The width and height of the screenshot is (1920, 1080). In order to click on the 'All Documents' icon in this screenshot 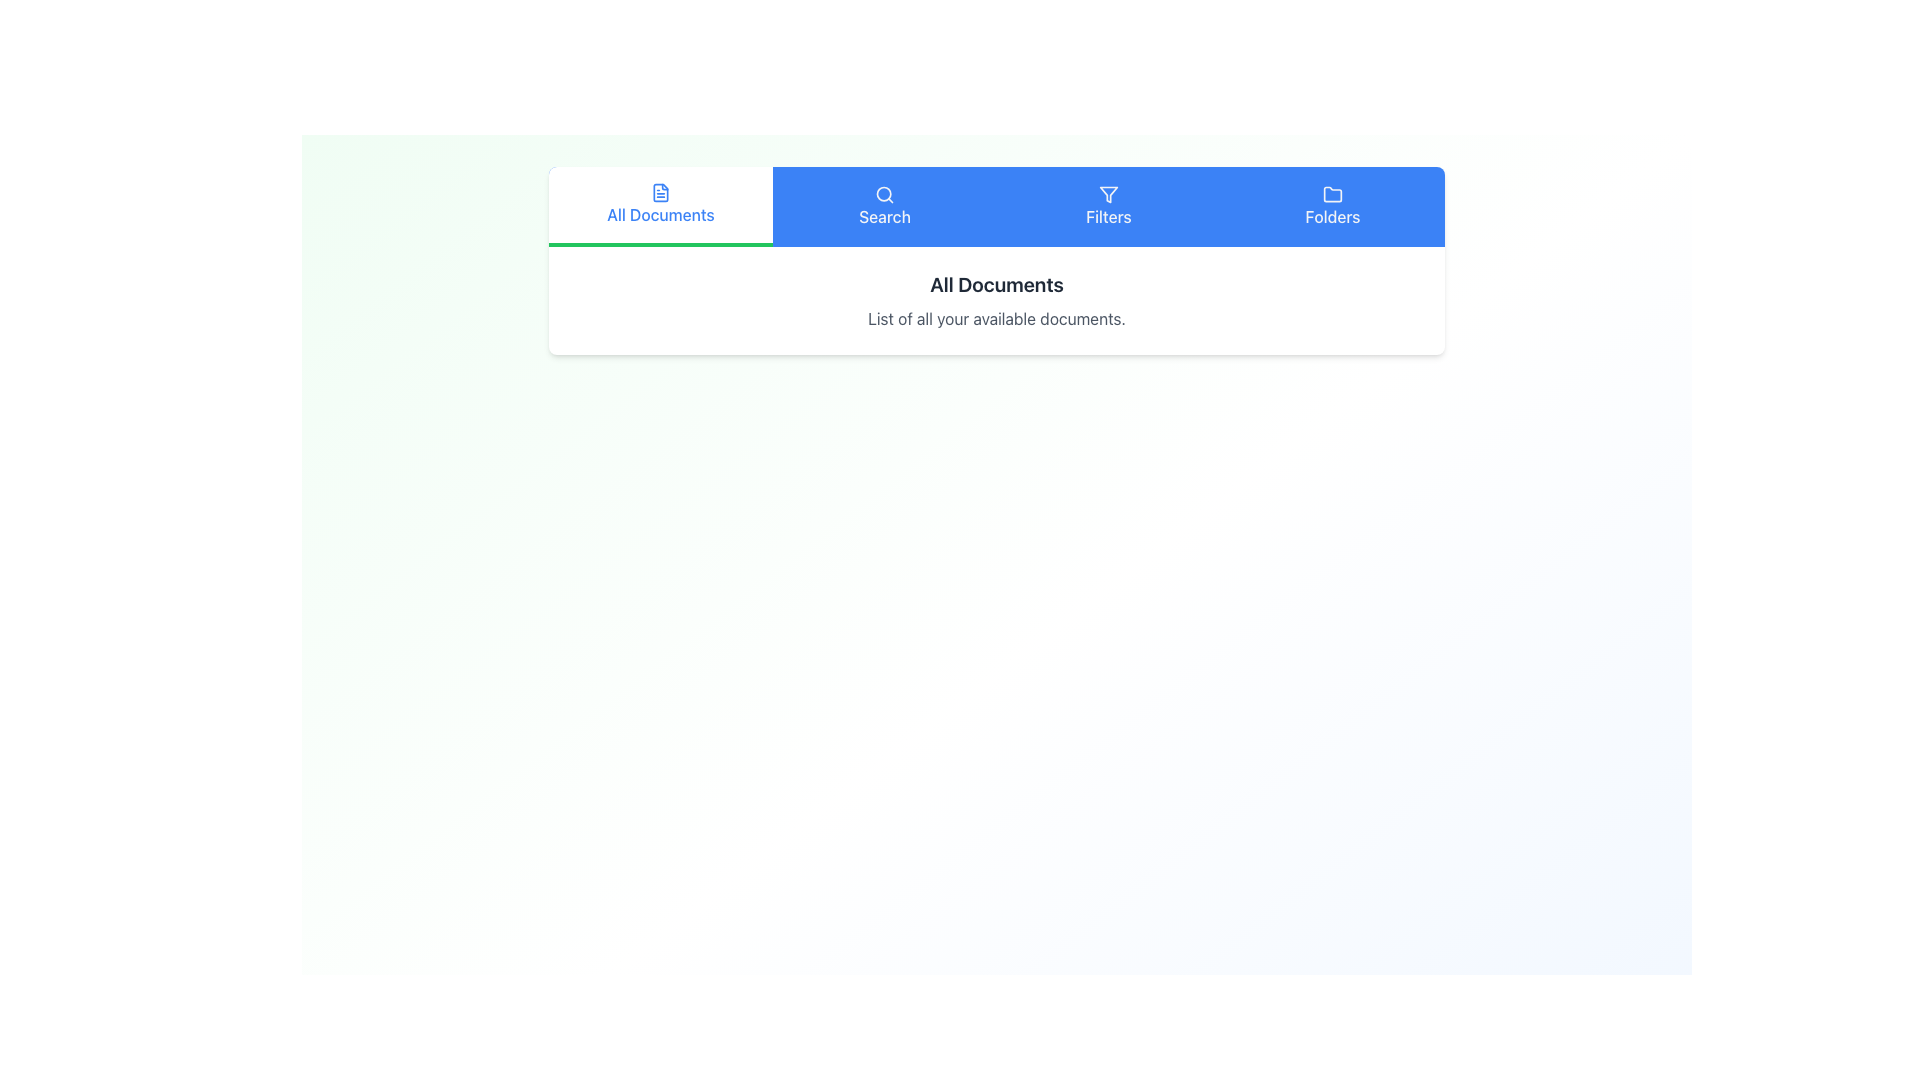, I will do `click(661, 192)`.